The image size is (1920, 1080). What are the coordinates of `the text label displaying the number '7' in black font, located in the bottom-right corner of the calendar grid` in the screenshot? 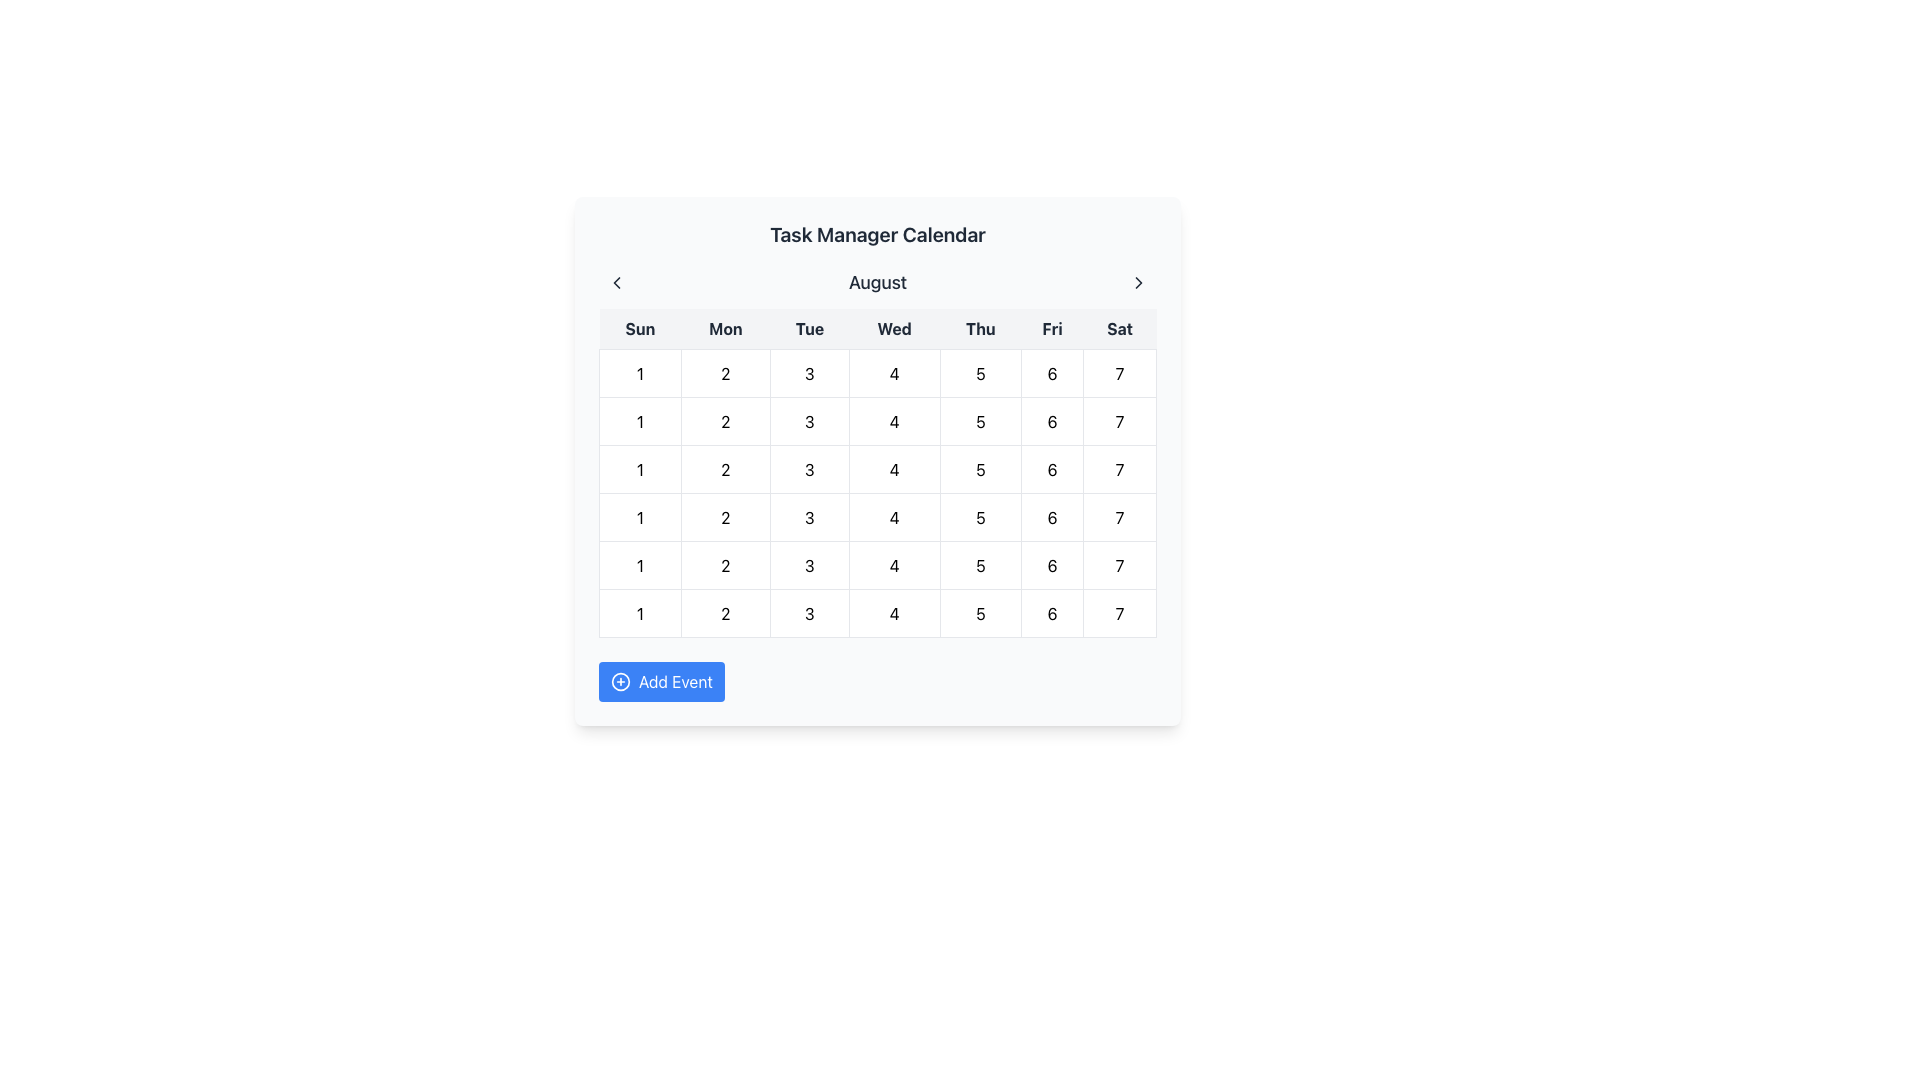 It's located at (1120, 469).